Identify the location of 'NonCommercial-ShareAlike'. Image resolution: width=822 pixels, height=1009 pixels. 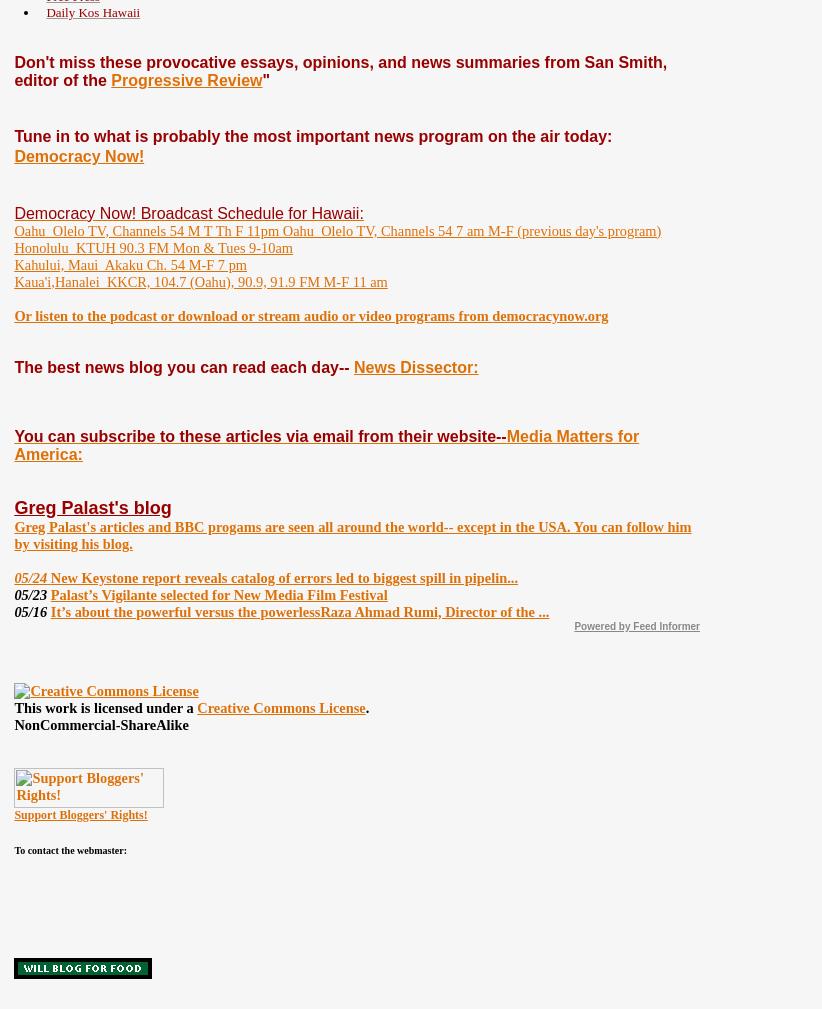
(100, 723).